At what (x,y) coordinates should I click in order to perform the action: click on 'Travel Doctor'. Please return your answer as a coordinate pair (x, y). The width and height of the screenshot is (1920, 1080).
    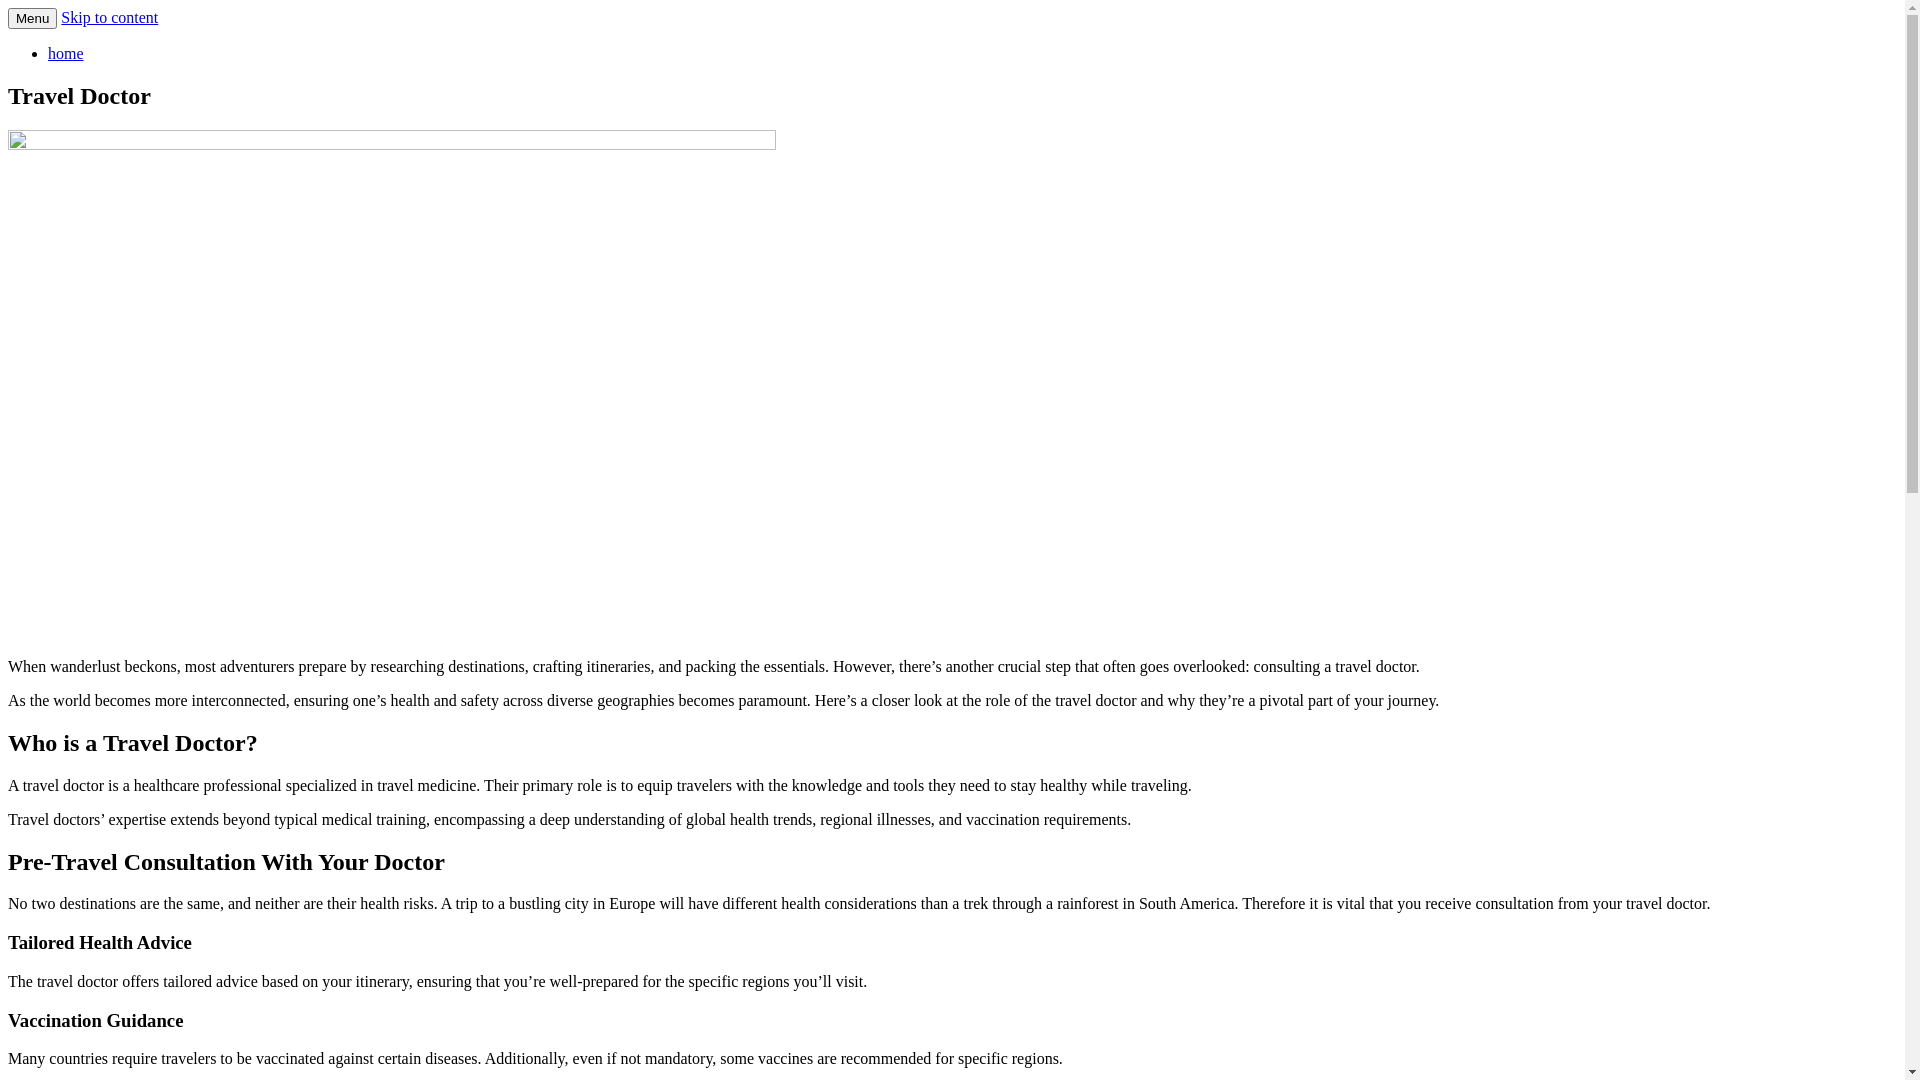
    Looking at the image, I should click on (101, 45).